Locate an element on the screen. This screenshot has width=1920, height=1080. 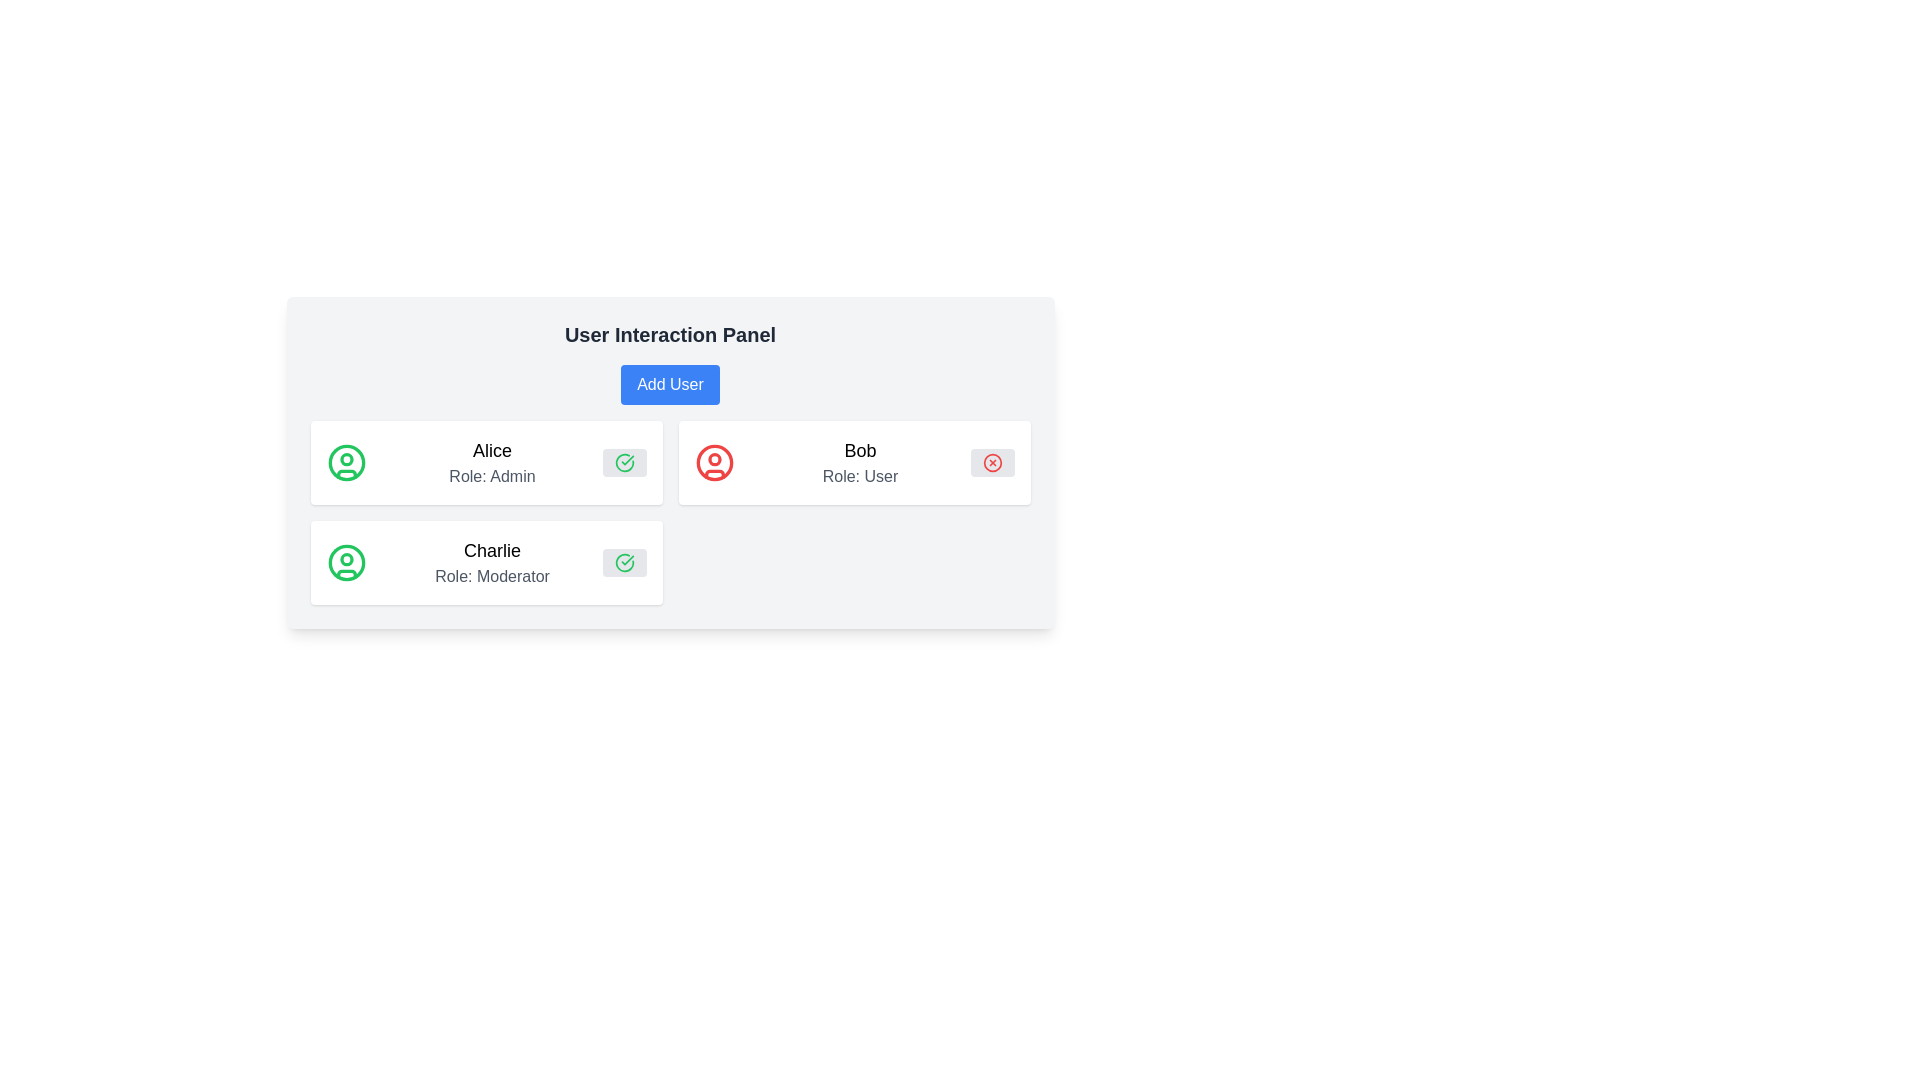
the small red circular Graphical SVG element located in the top part of the user avatar icon representing Bob is located at coordinates (714, 459).